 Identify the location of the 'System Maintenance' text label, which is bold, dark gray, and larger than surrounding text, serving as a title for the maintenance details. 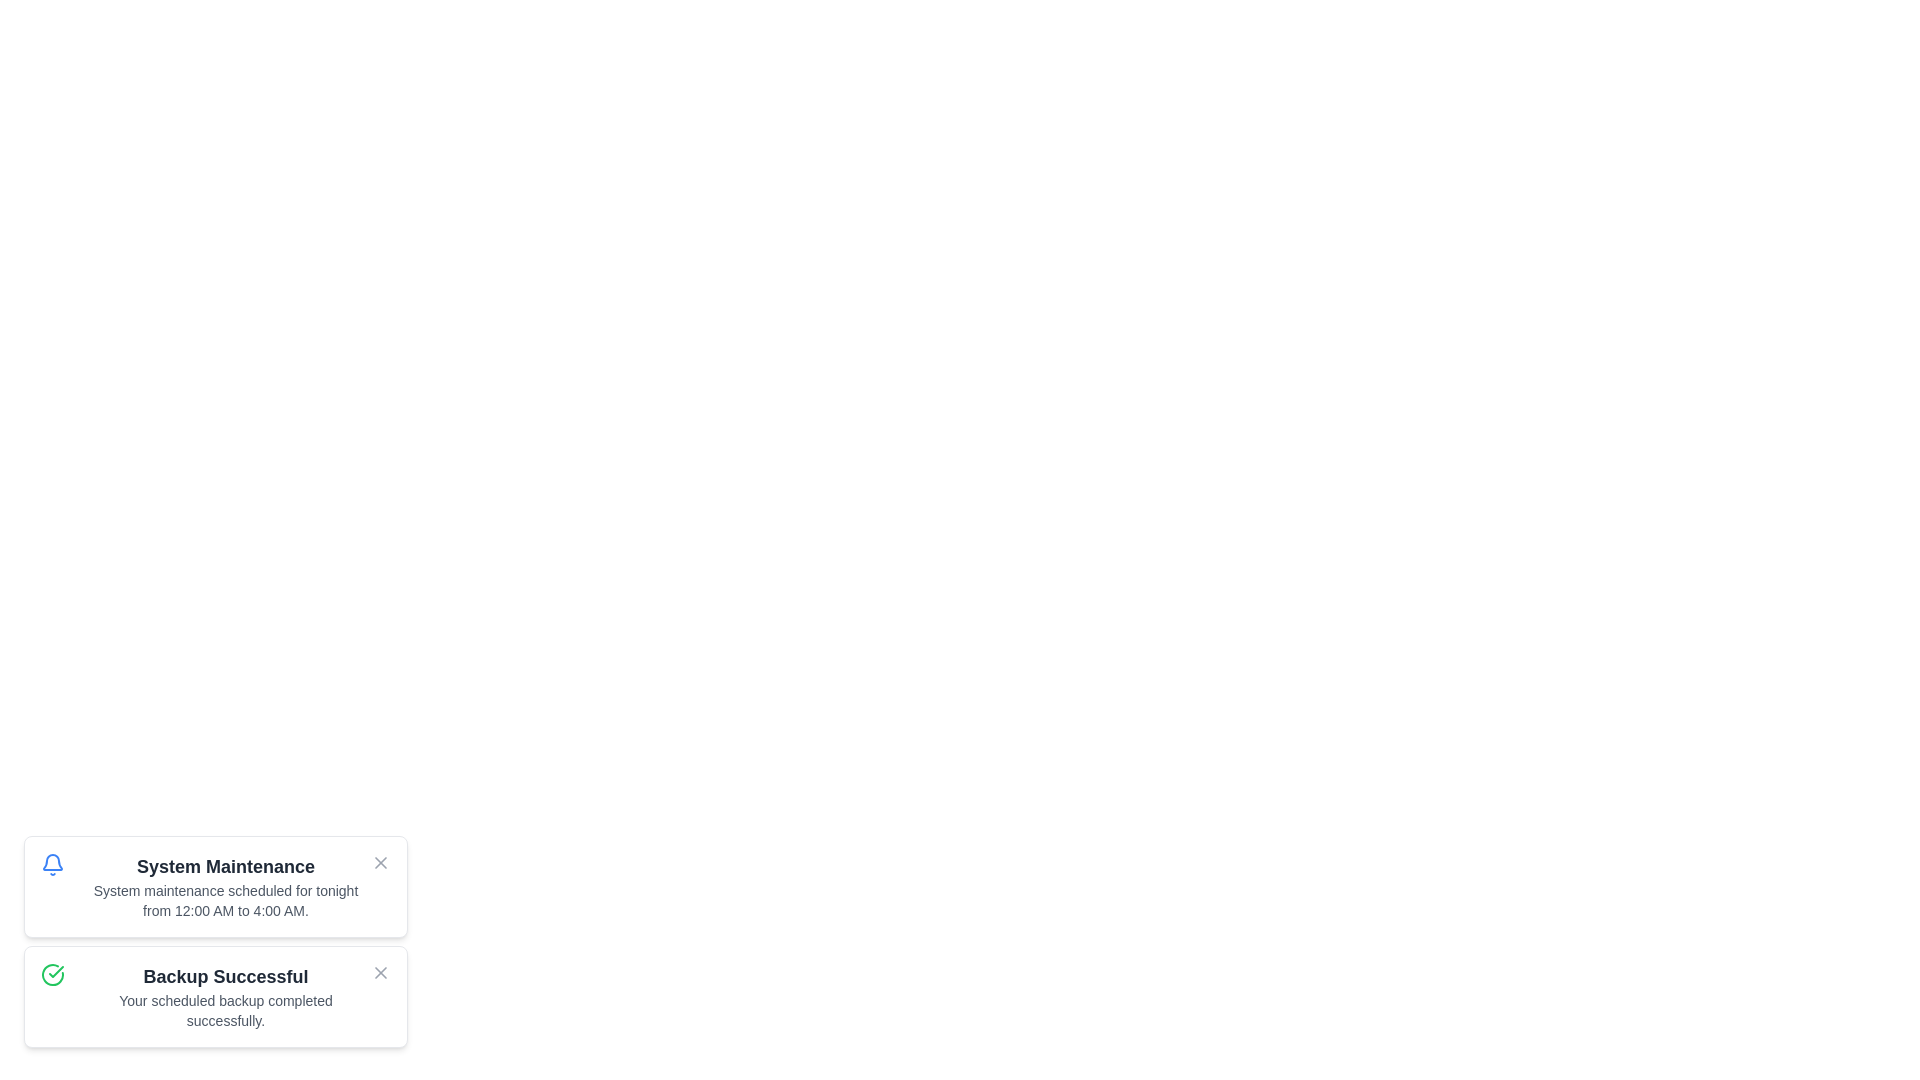
(225, 866).